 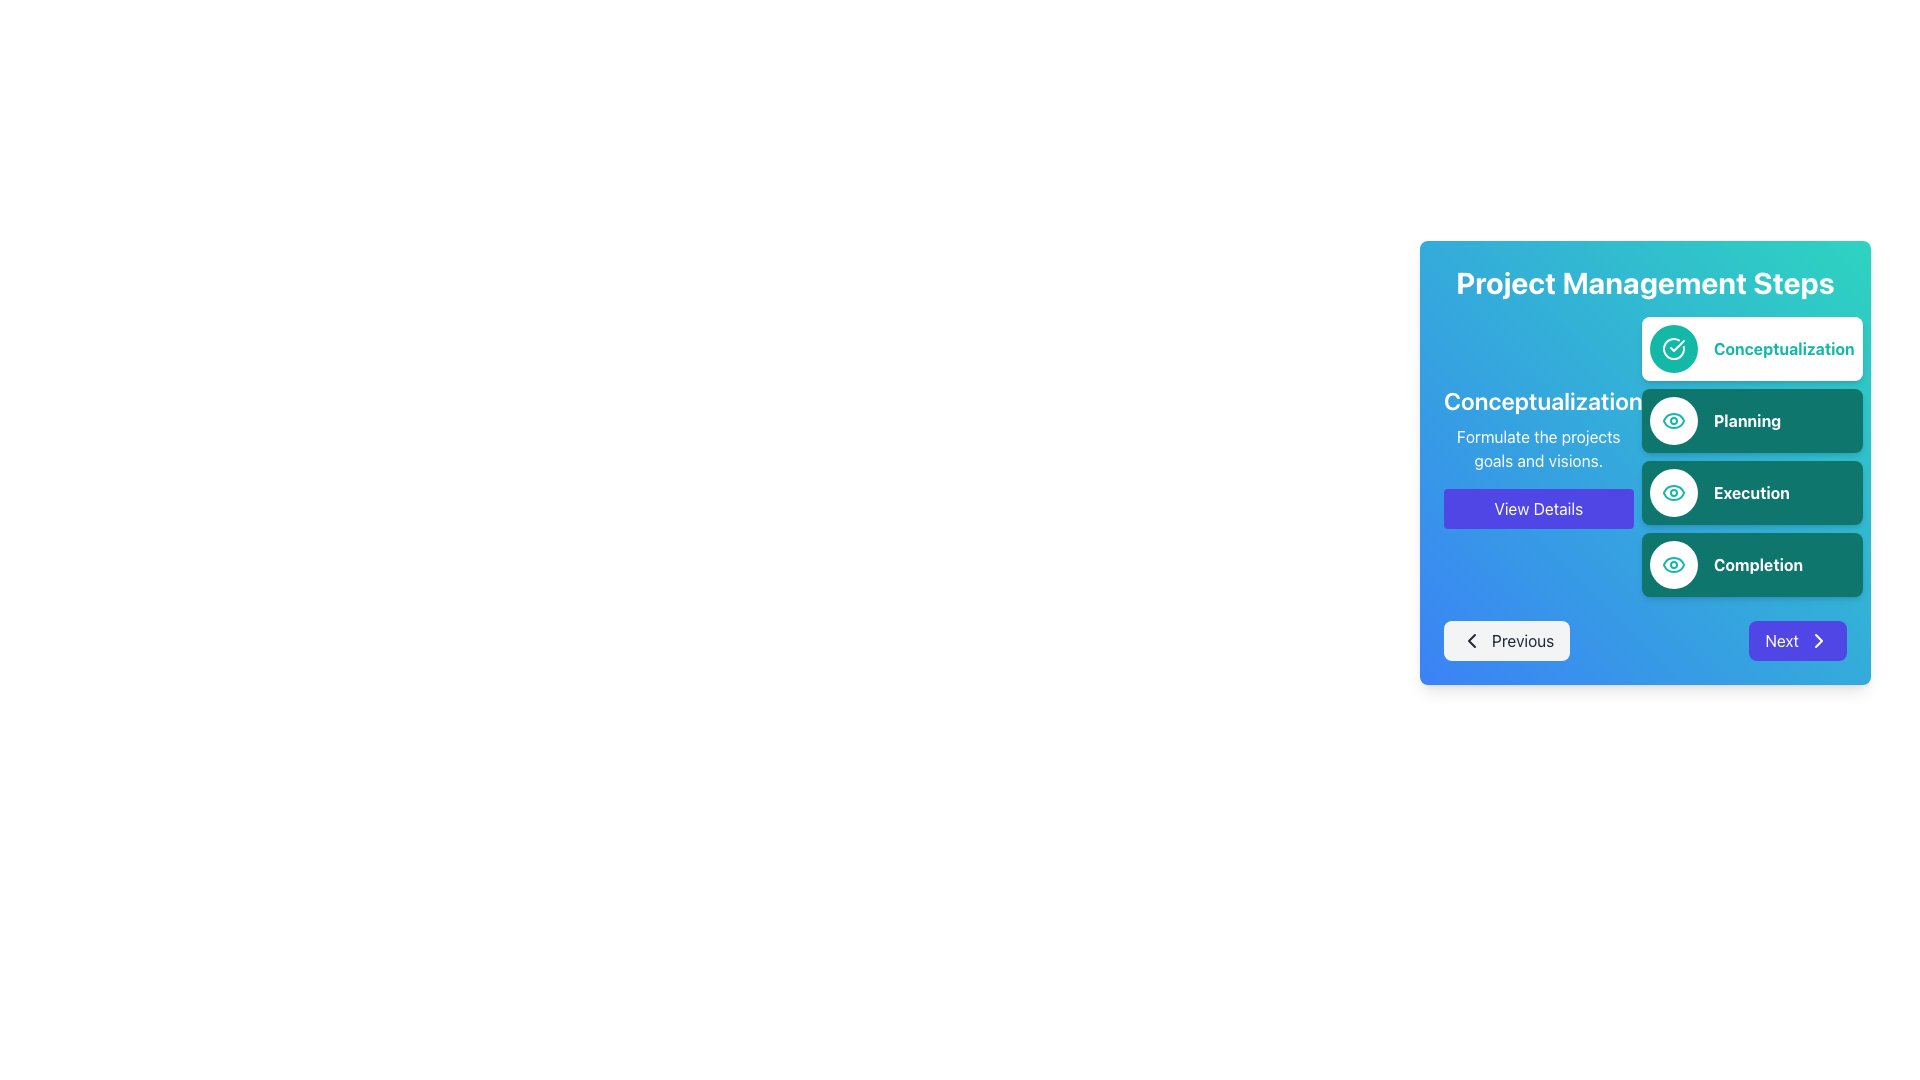 I want to click on the teal eye icon located in the third button of the vertical list on the right side of the blue card interface labeled 'Execution', so click(x=1673, y=493).